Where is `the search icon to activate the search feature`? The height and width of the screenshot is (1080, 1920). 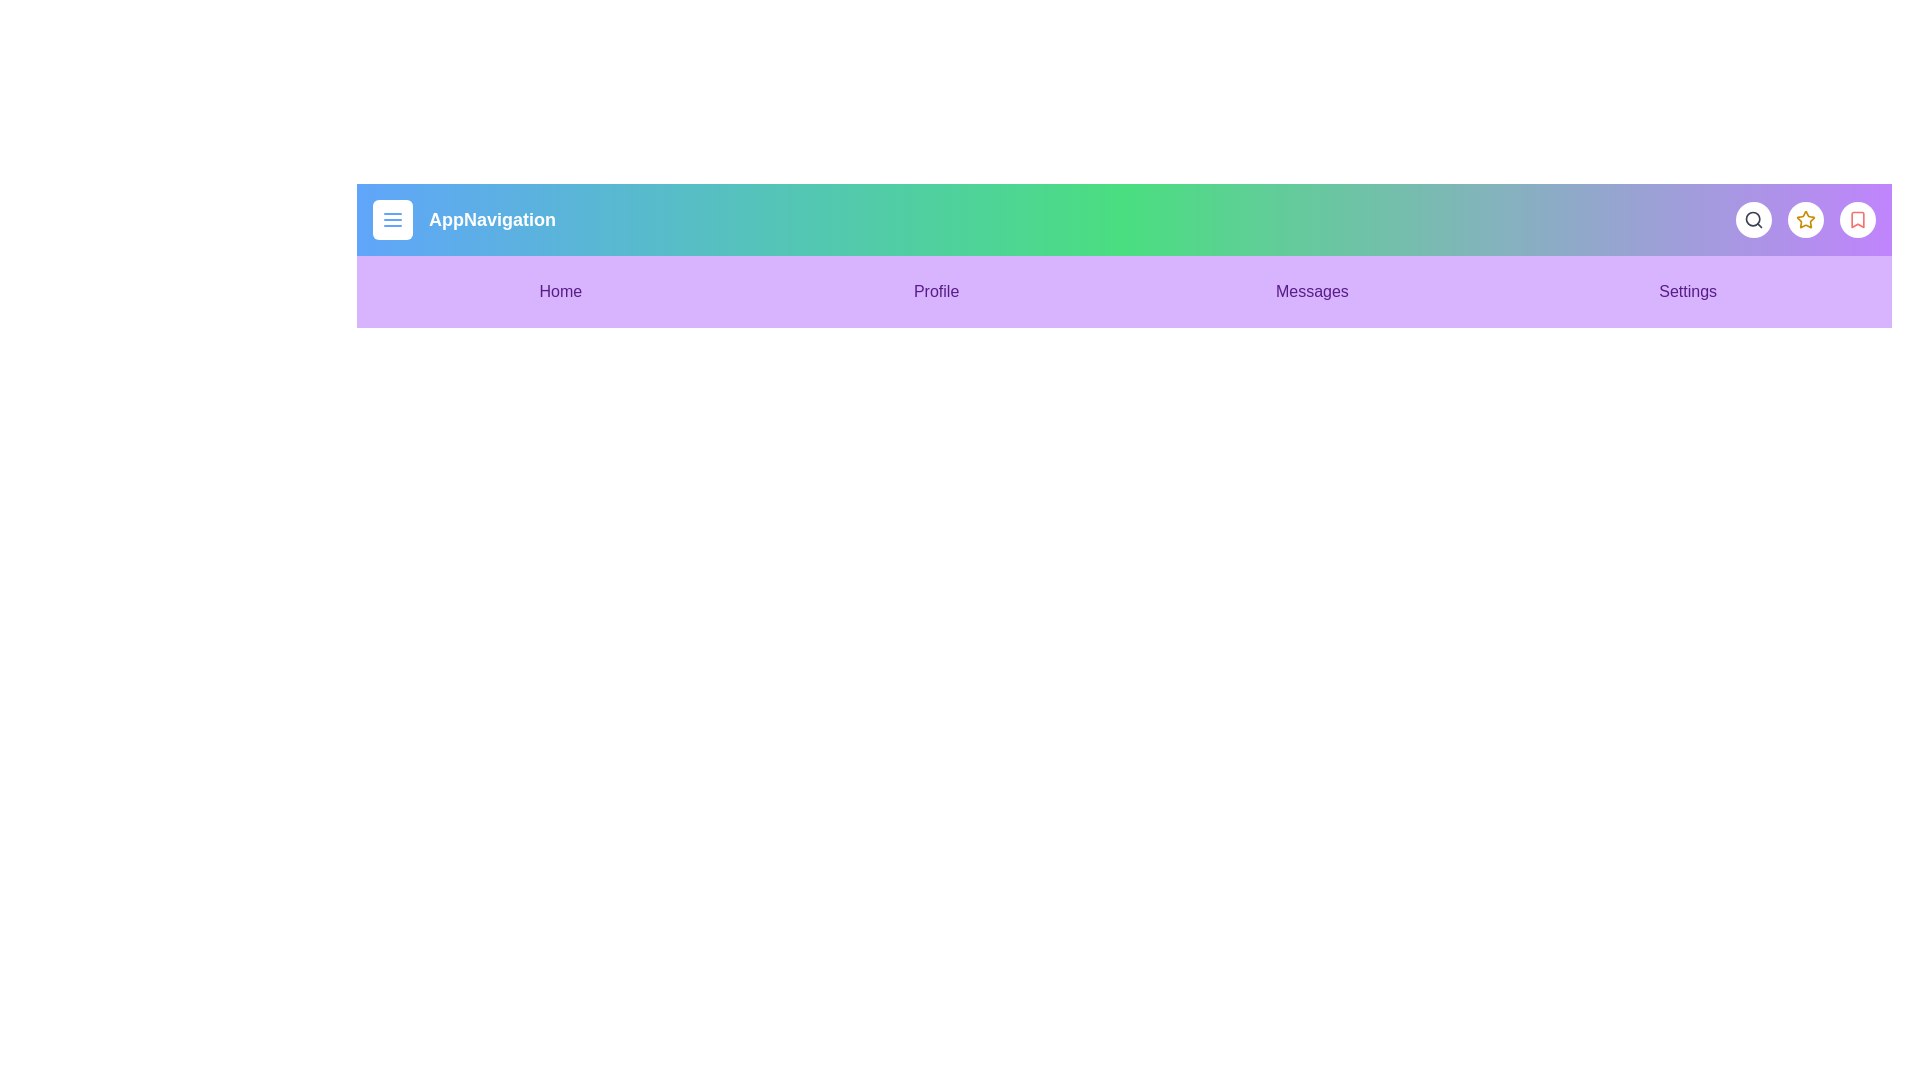 the search icon to activate the search feature is located at coordinates (1752, 219).